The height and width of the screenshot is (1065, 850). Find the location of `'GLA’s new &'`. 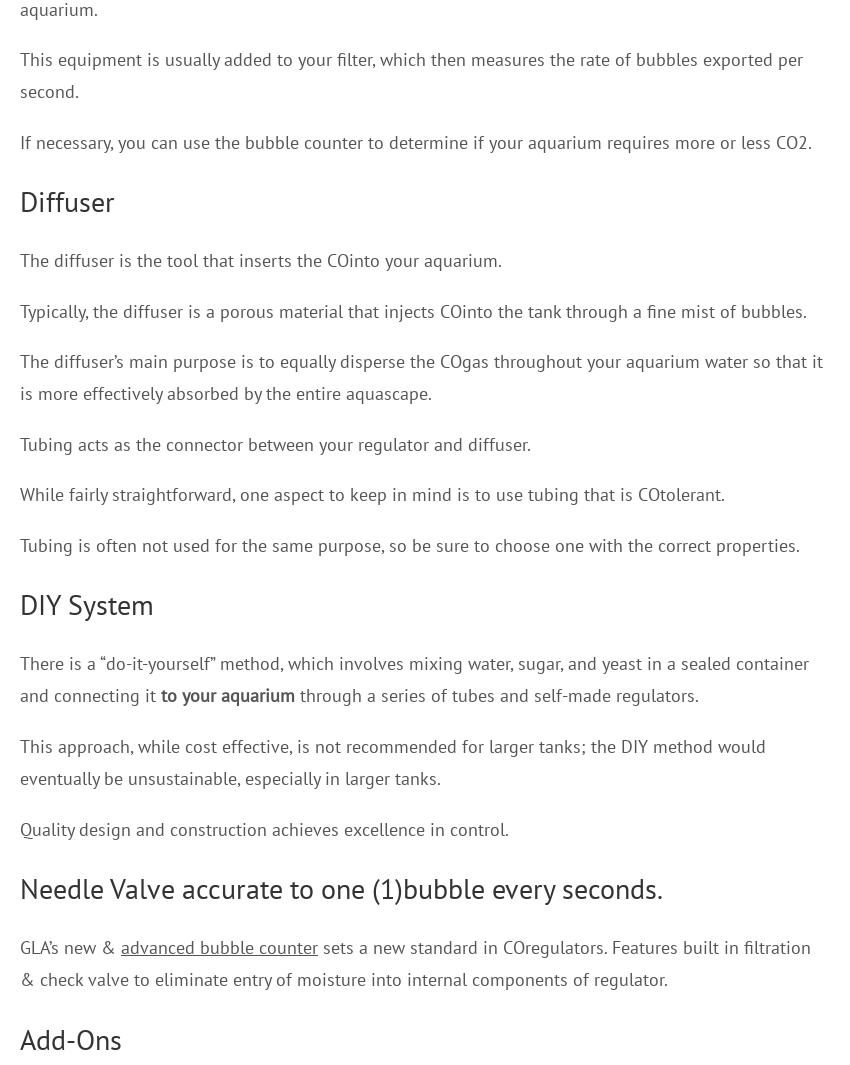

'GLA’s new &' is located at coordinates (70, 946).